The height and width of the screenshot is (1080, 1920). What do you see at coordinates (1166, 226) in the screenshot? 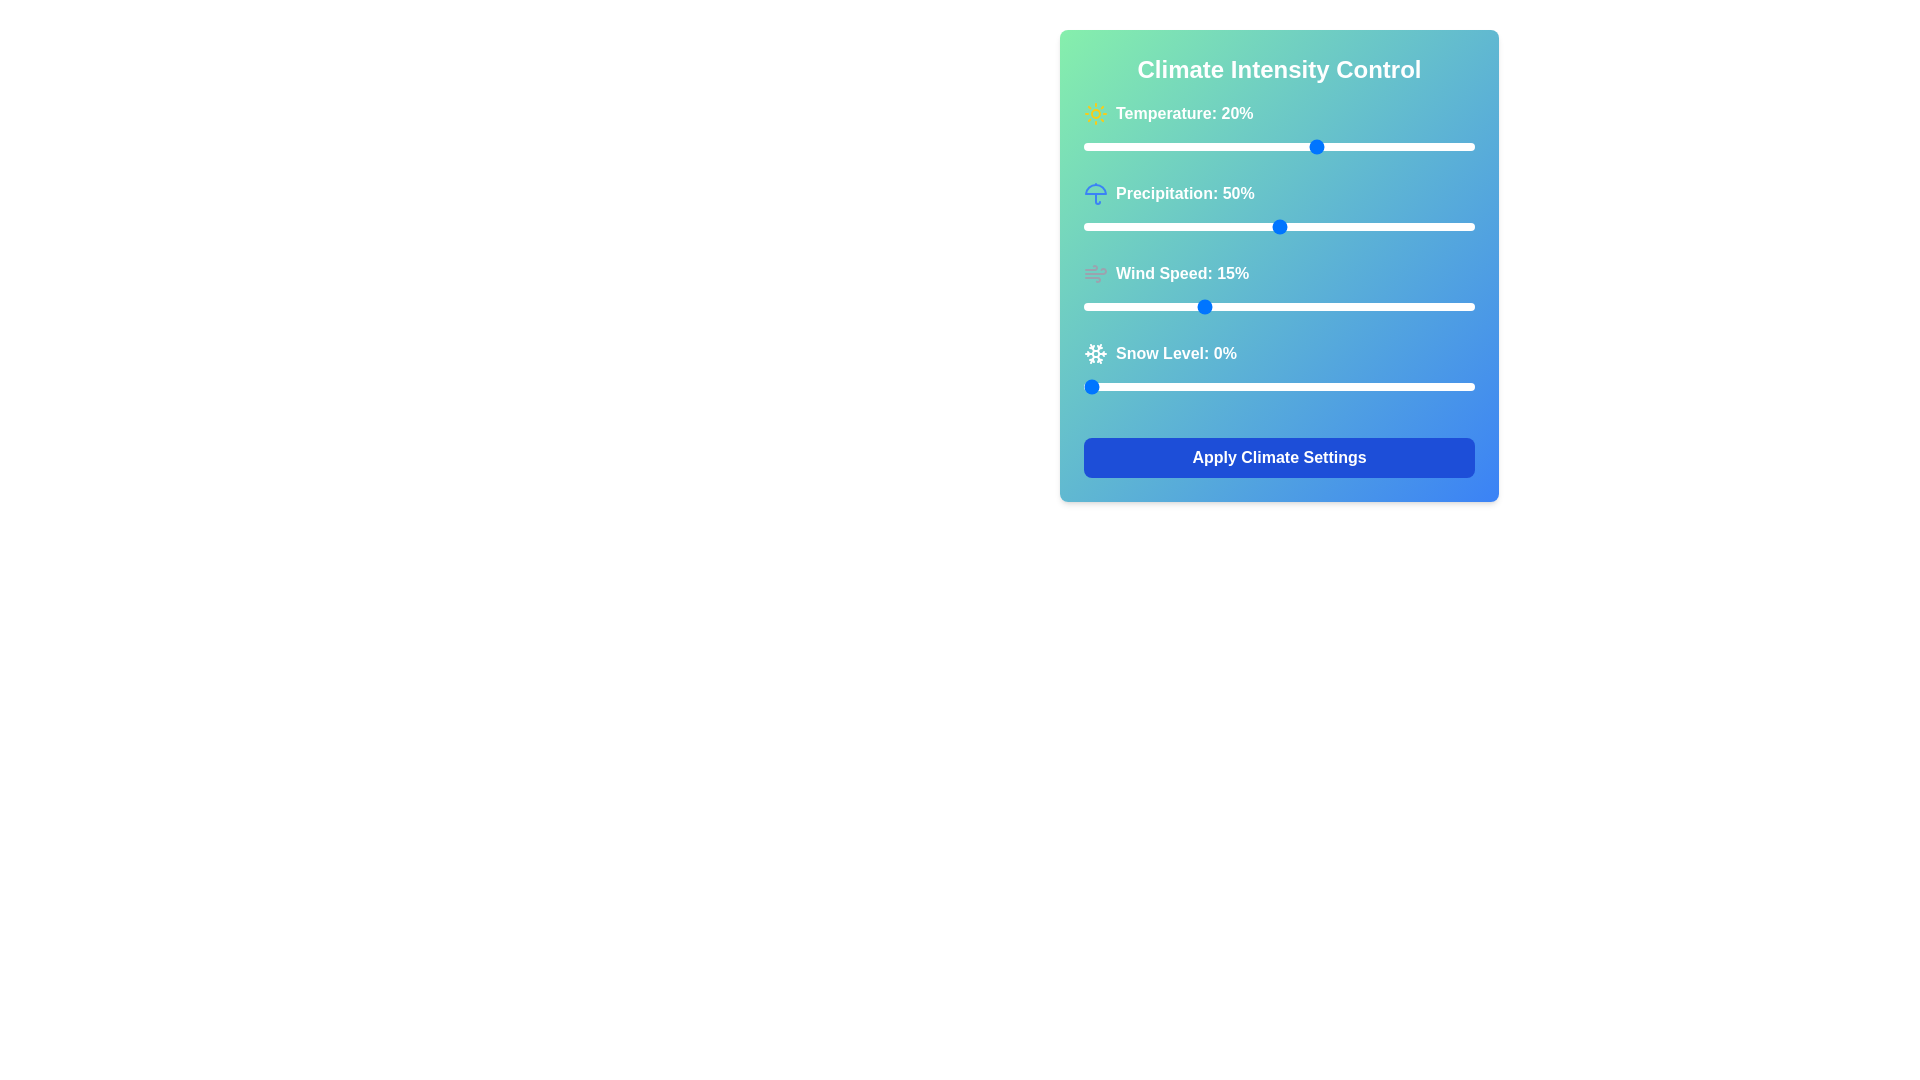
I see `precipitation` at bounding box center [1166, 226].